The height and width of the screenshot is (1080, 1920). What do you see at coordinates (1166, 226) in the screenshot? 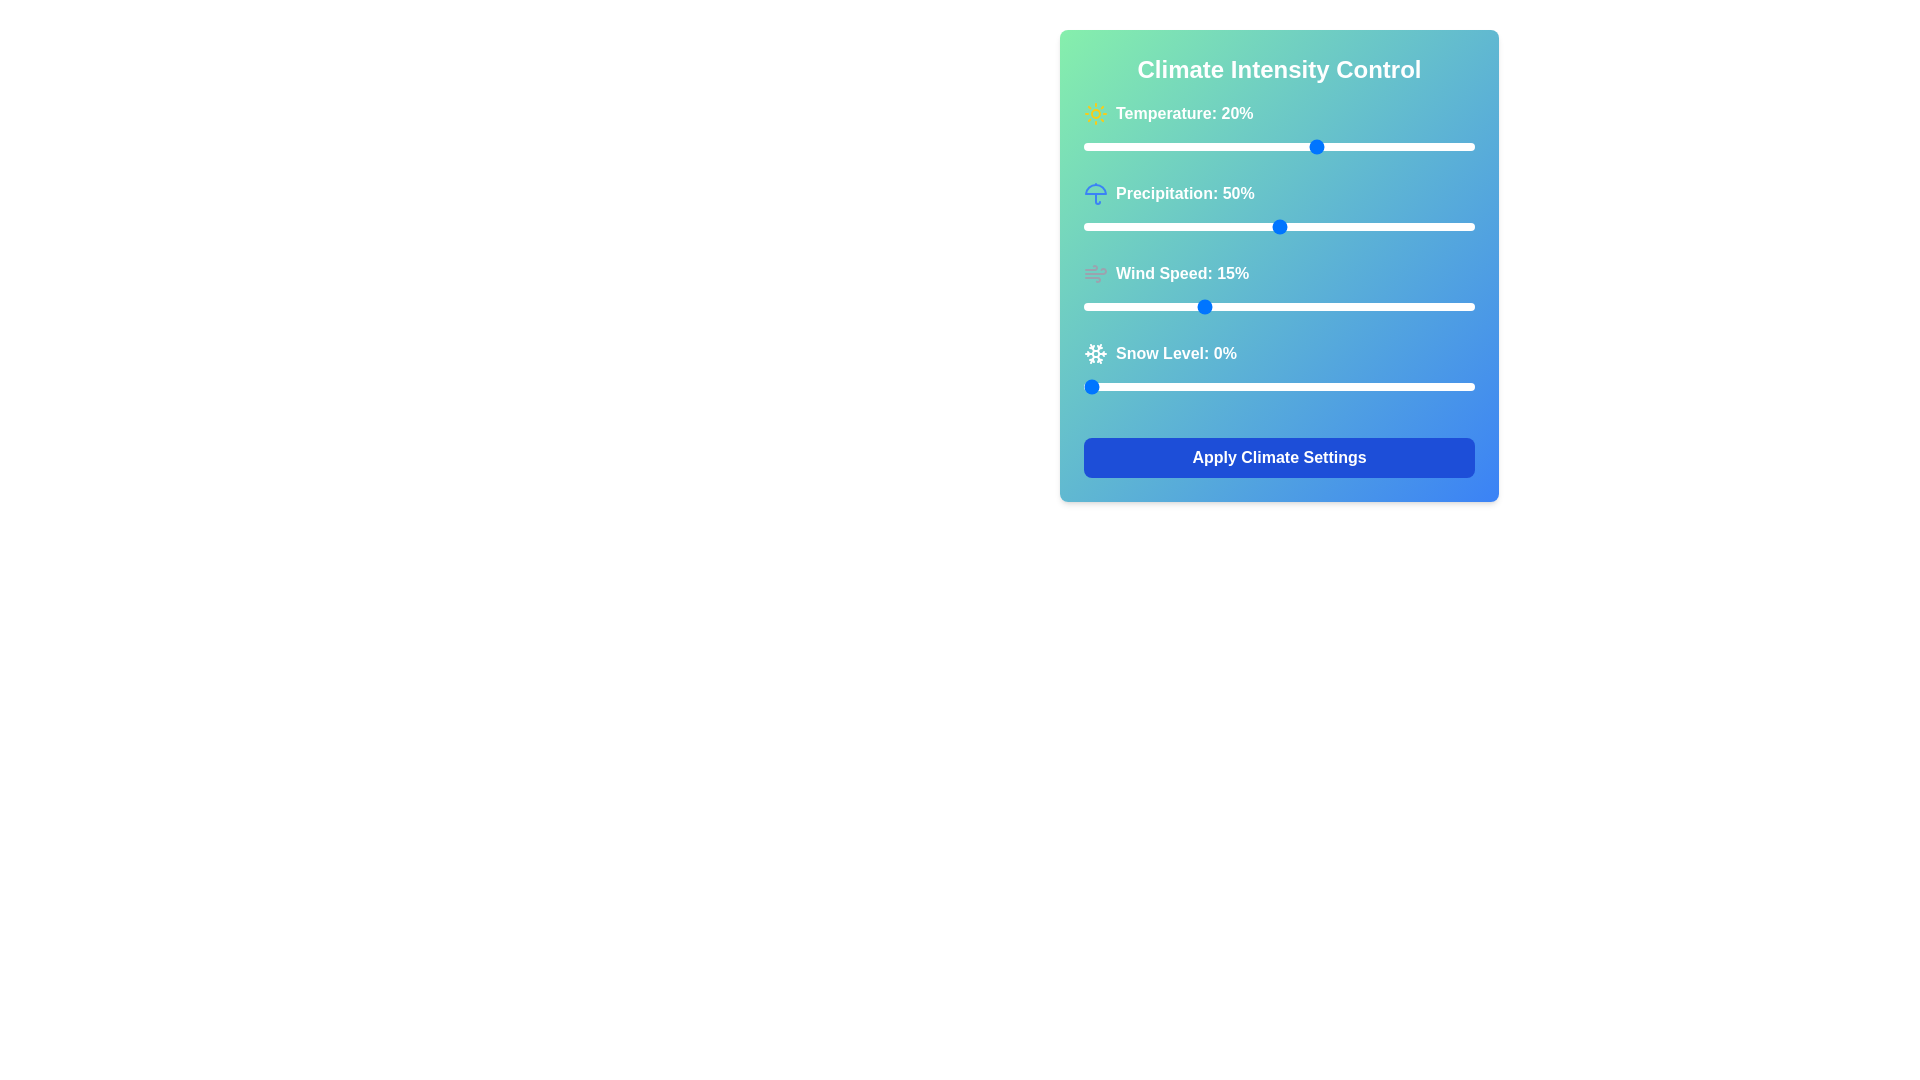
I see `precipitation` at bounding box center [1166, 226].